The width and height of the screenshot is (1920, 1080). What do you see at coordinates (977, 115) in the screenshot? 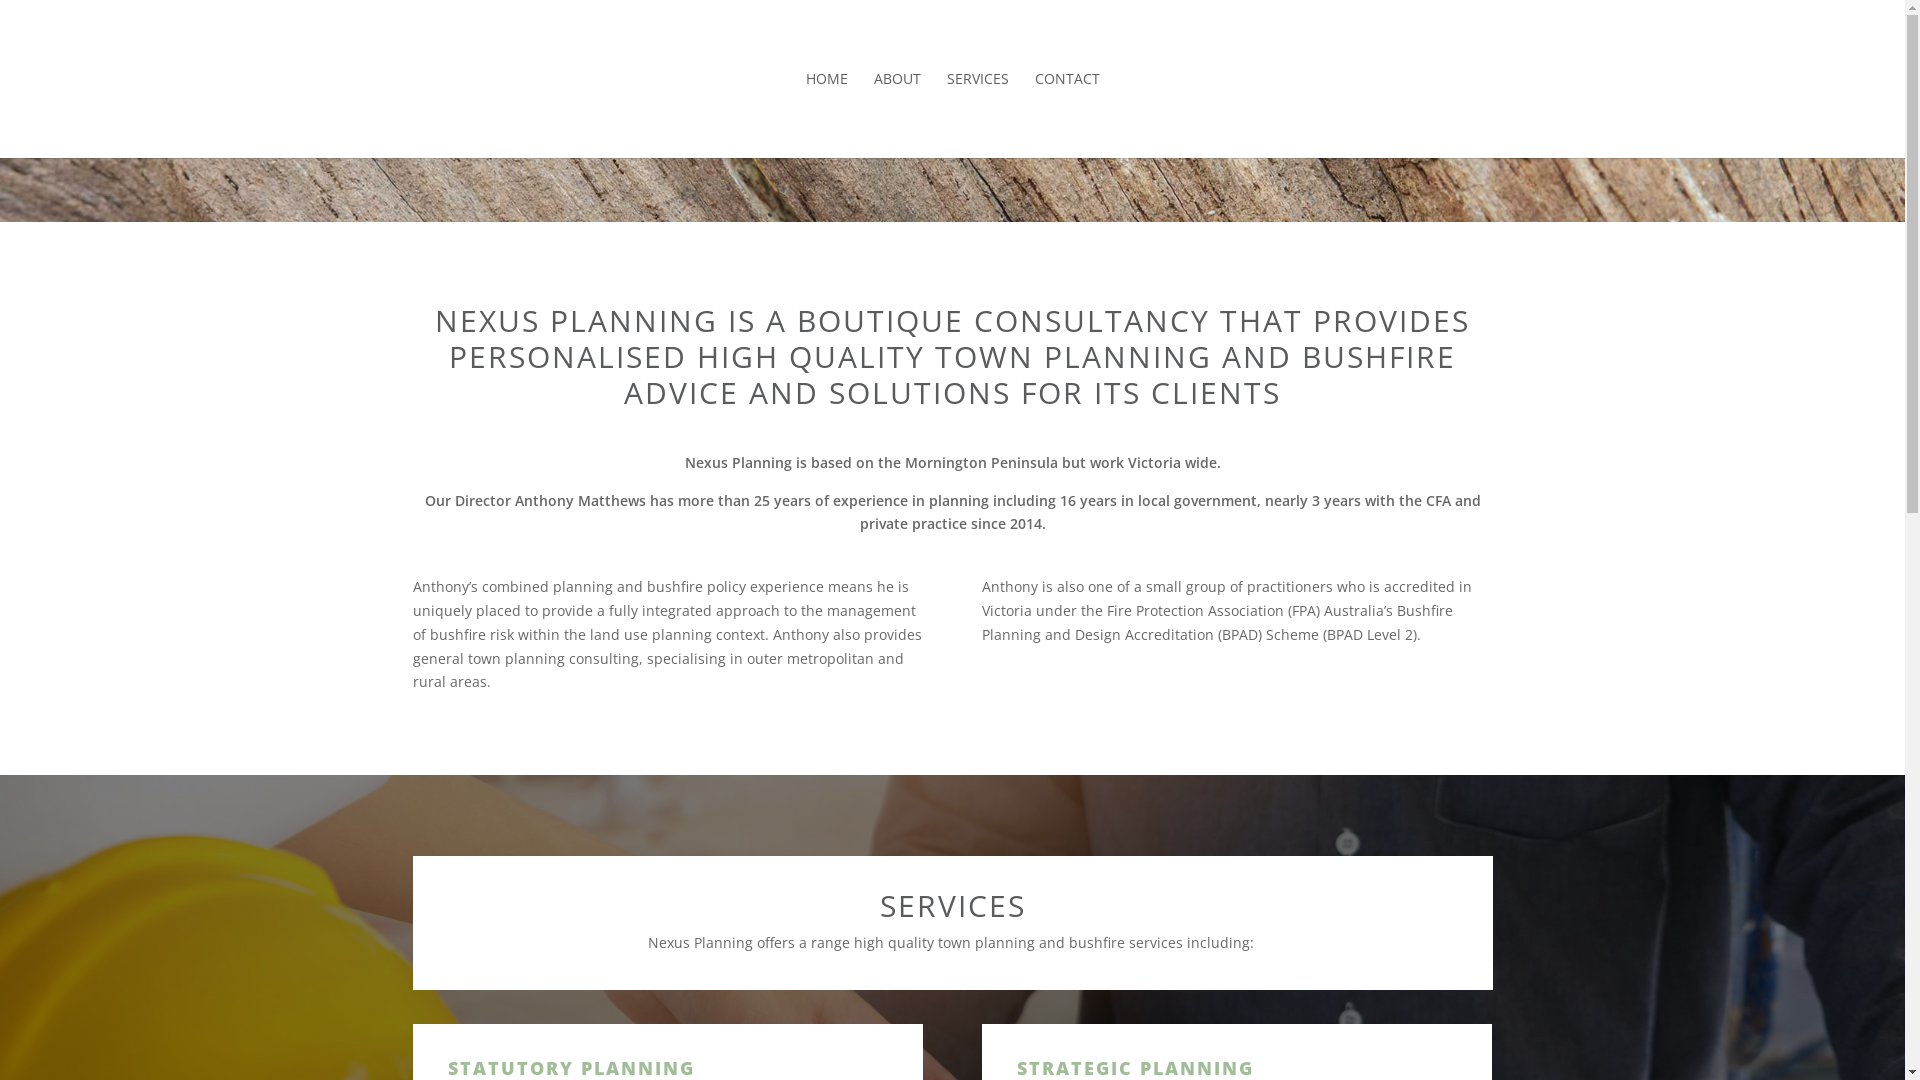
I see `'SERVICES'` at bounding box center [977, 115].